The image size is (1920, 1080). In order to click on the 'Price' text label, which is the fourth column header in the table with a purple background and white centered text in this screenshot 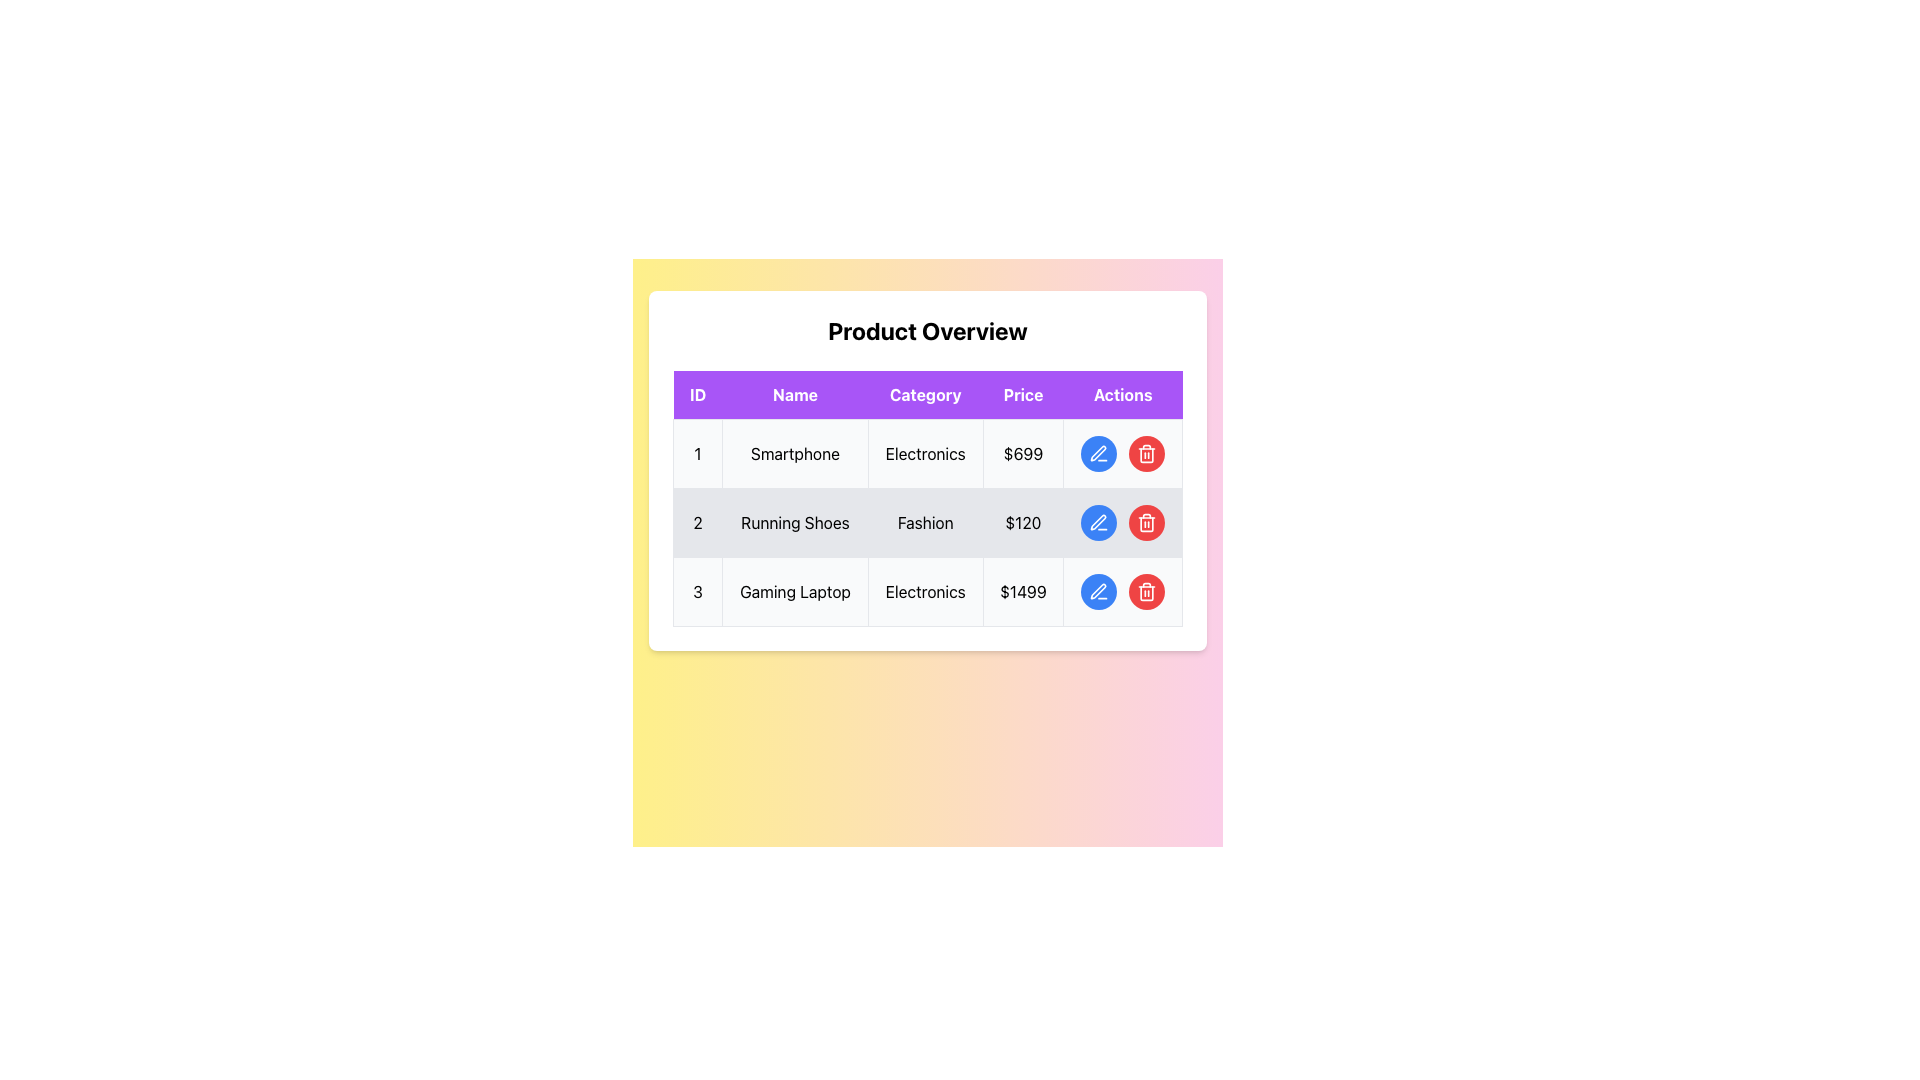, I will do `click(1023, 395)`.